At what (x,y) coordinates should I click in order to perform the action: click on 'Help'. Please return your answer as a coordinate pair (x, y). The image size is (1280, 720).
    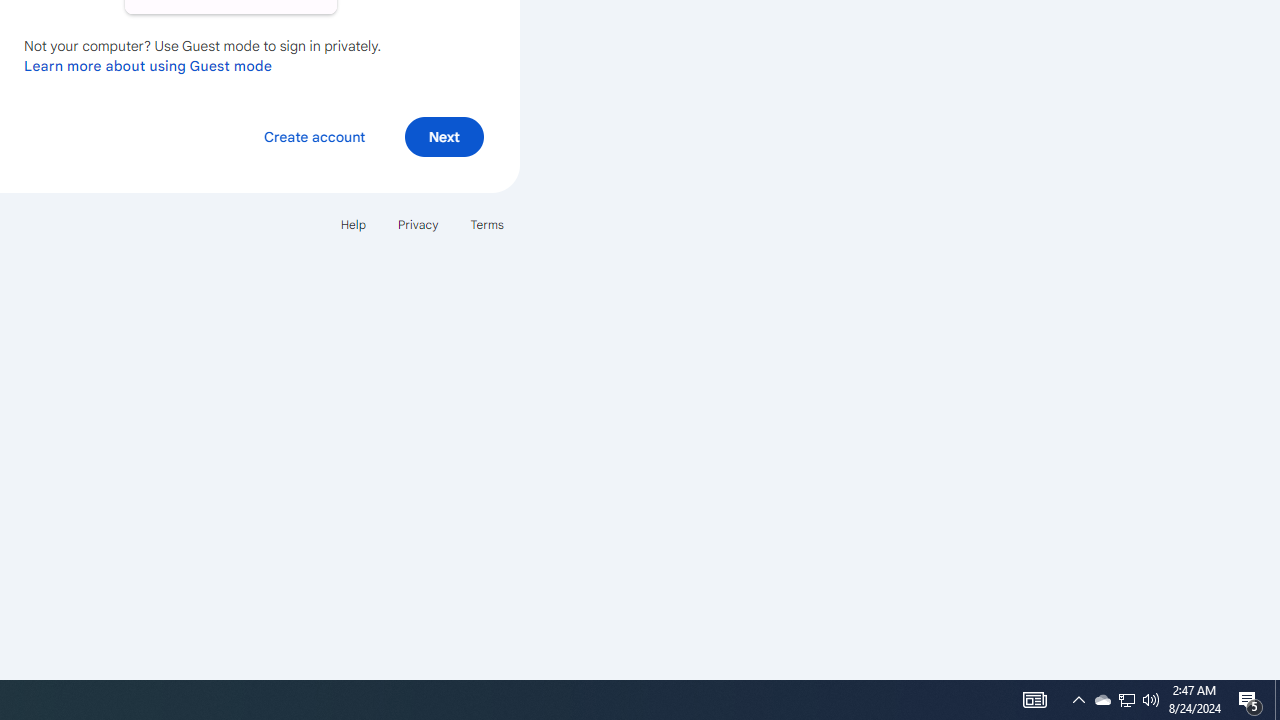
    Looking at the image, I should click on (352, 224).